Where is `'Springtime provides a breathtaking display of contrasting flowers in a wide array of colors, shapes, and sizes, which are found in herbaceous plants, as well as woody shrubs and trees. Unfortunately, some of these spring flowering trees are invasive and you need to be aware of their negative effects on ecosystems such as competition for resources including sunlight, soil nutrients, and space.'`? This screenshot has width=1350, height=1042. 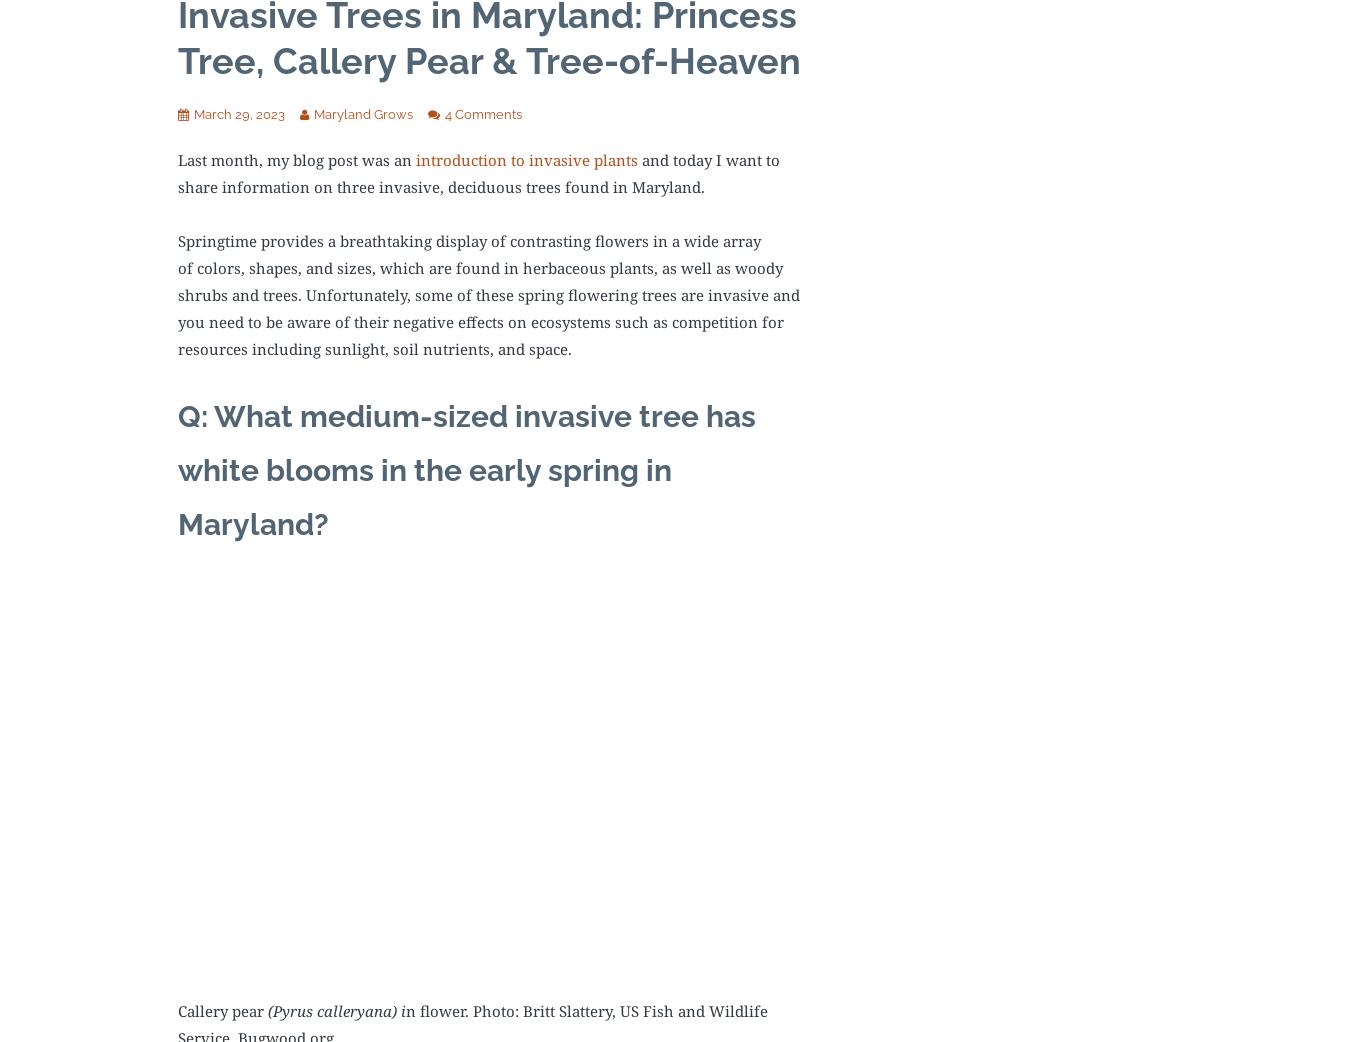 'Springtime provides a breathtaking display of contrasting flowers in a wide array of colors, shapes, and sizes, which are found in herbaceous plants, as well as woody shrubs and trees. Unfortunately, some of these spring flowering trees are invasive and you need to be aware of their negative effects on ecosystems such as competition for resources including sunlight, soil nutrients, and space.' is located at coordinates (178, 293).